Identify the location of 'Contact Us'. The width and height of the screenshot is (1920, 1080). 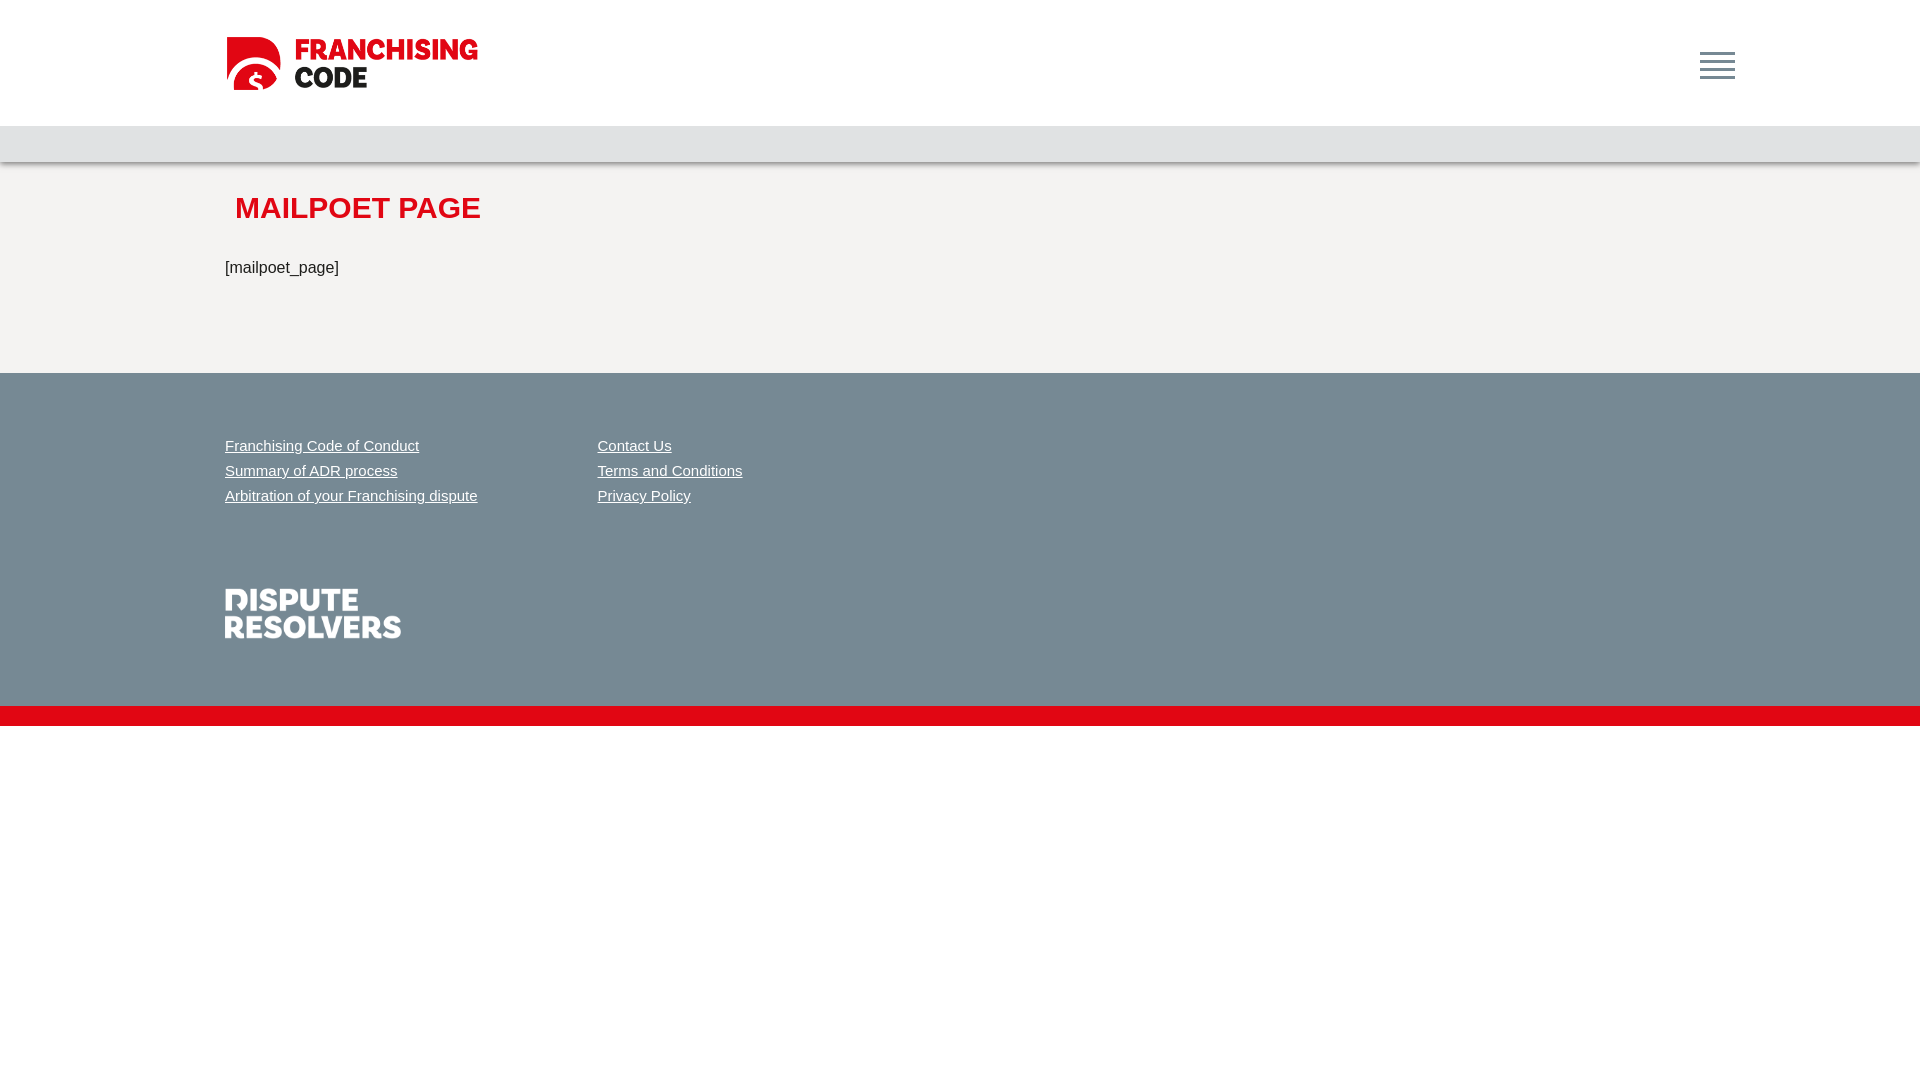
(597, 444).